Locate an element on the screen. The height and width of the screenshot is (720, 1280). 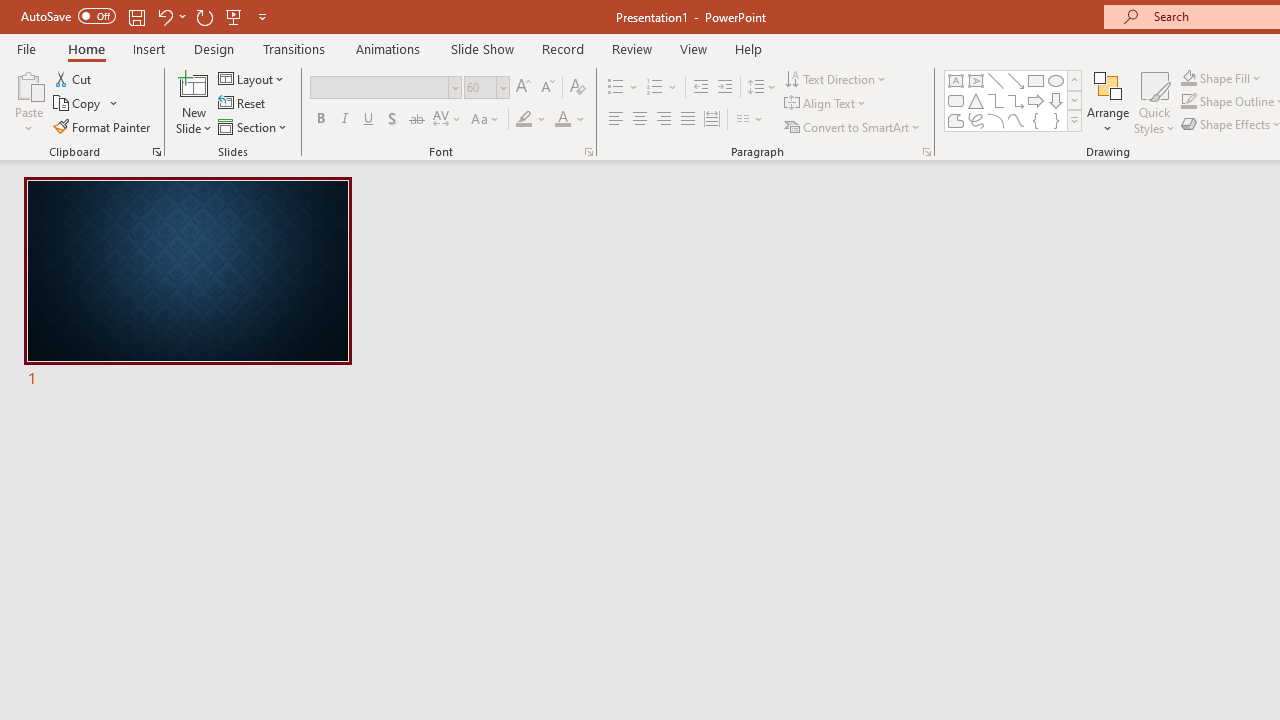
'Connector: Elbow Arrow' is located at coordinates (1016, 100).